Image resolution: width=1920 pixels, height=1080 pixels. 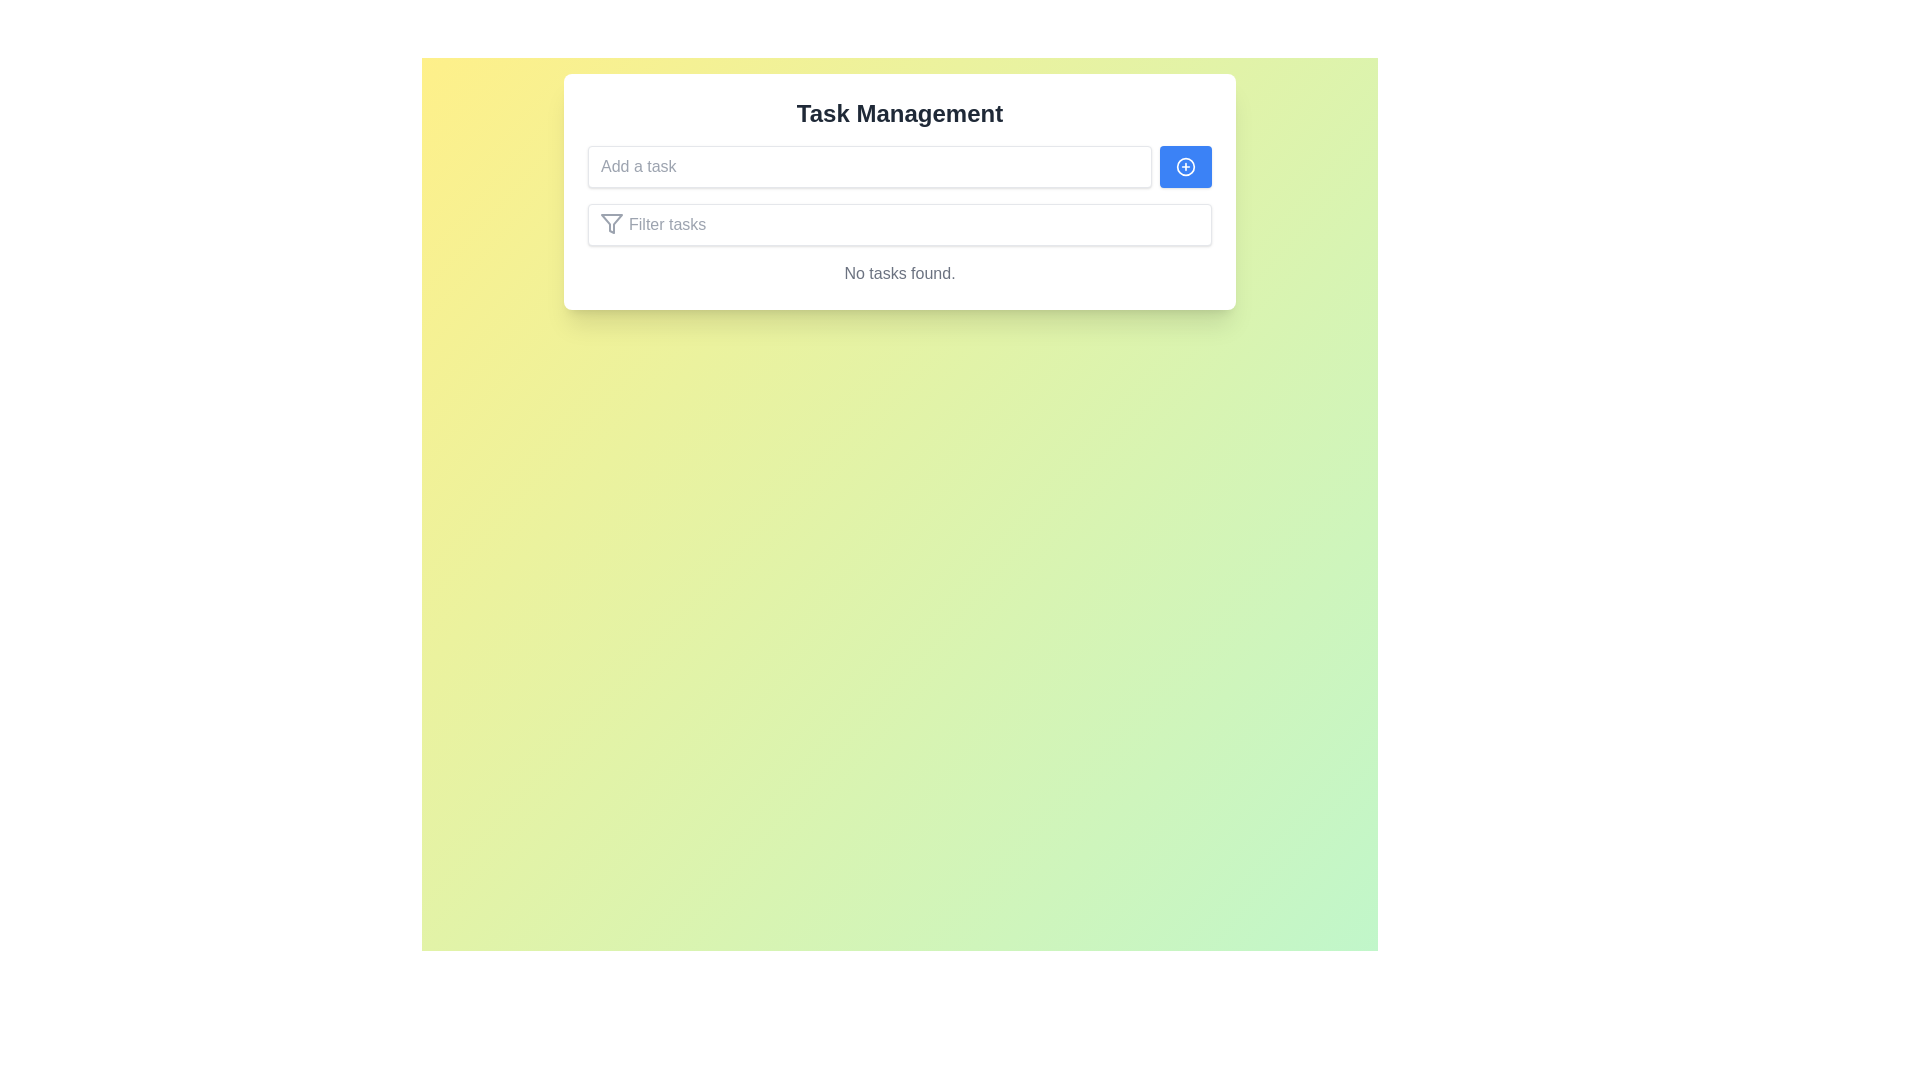 I want to click on the button with an icon, which is positioned to the right of the 'Add a task' text input field, to trigger tooltip or visual feedback, so click(x=1185, y=165).